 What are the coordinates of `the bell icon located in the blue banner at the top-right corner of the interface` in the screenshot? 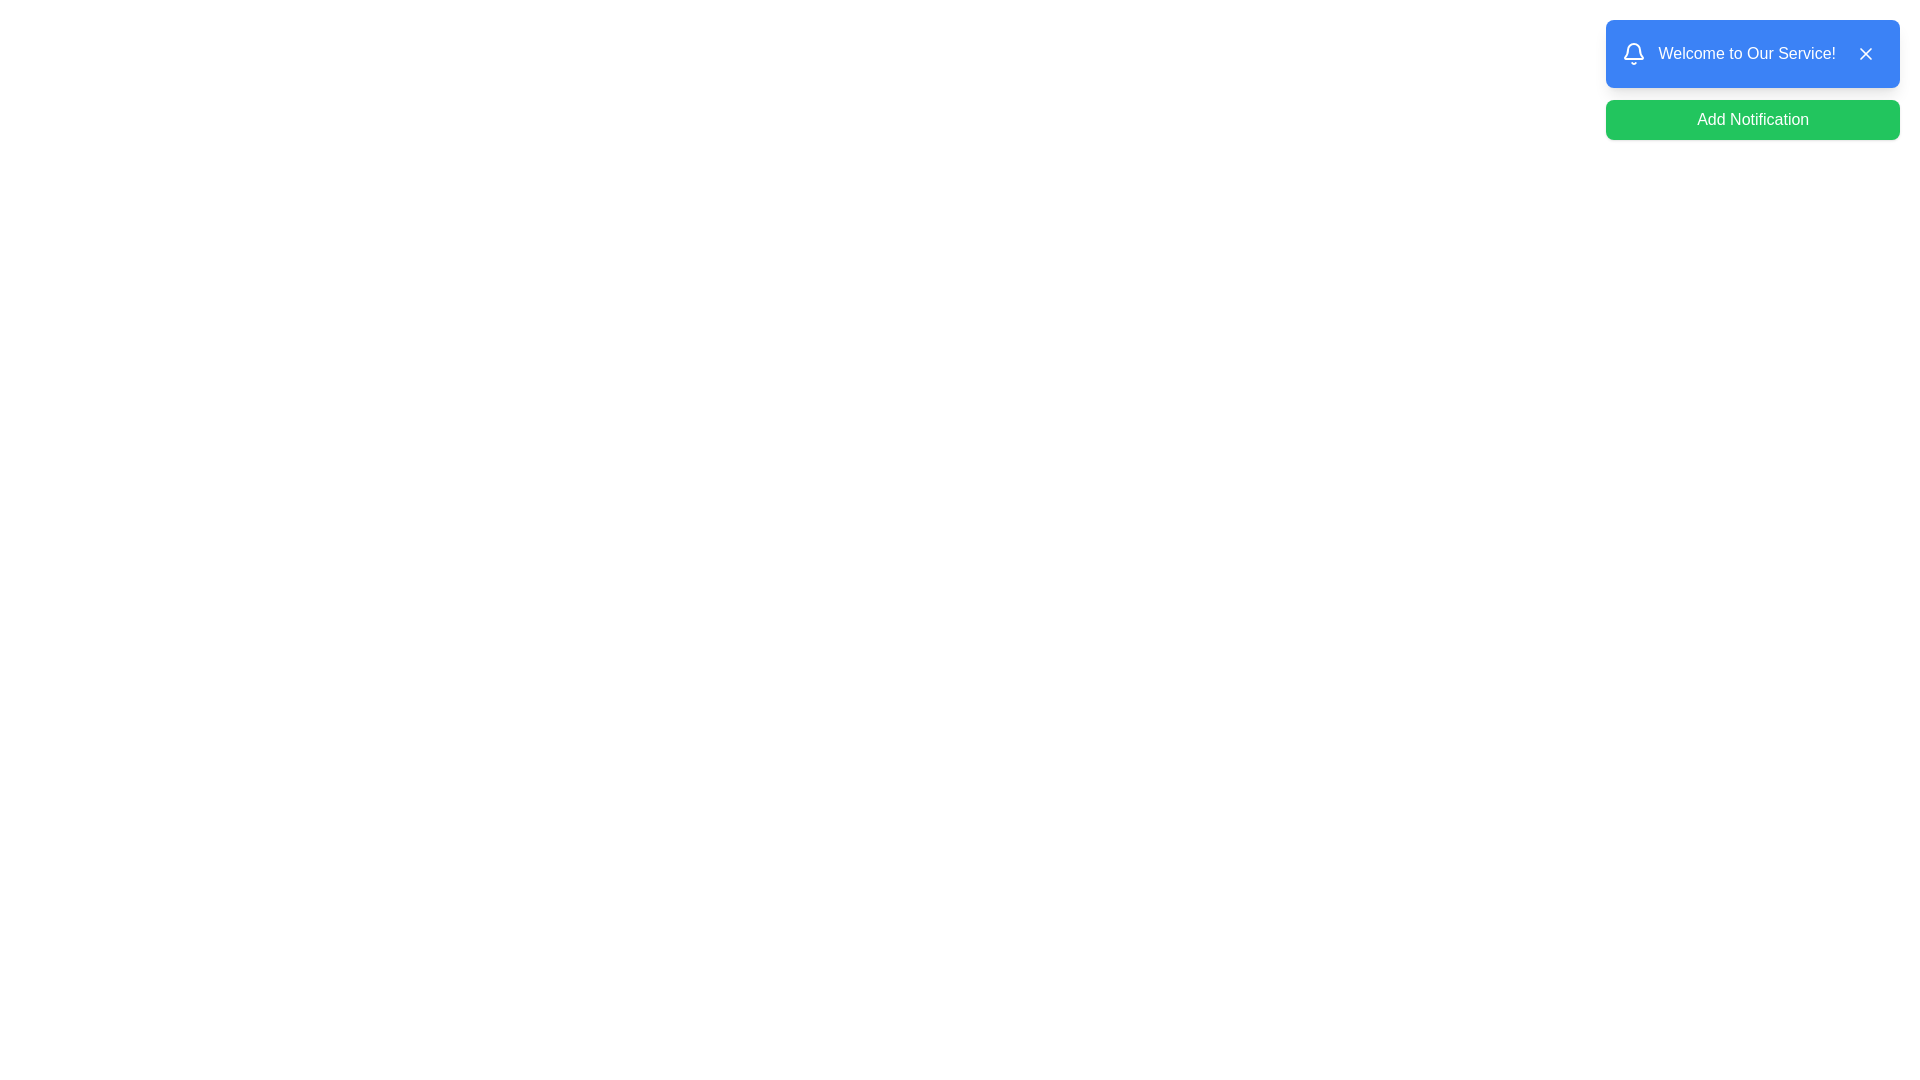 It's located at (1633, 53).